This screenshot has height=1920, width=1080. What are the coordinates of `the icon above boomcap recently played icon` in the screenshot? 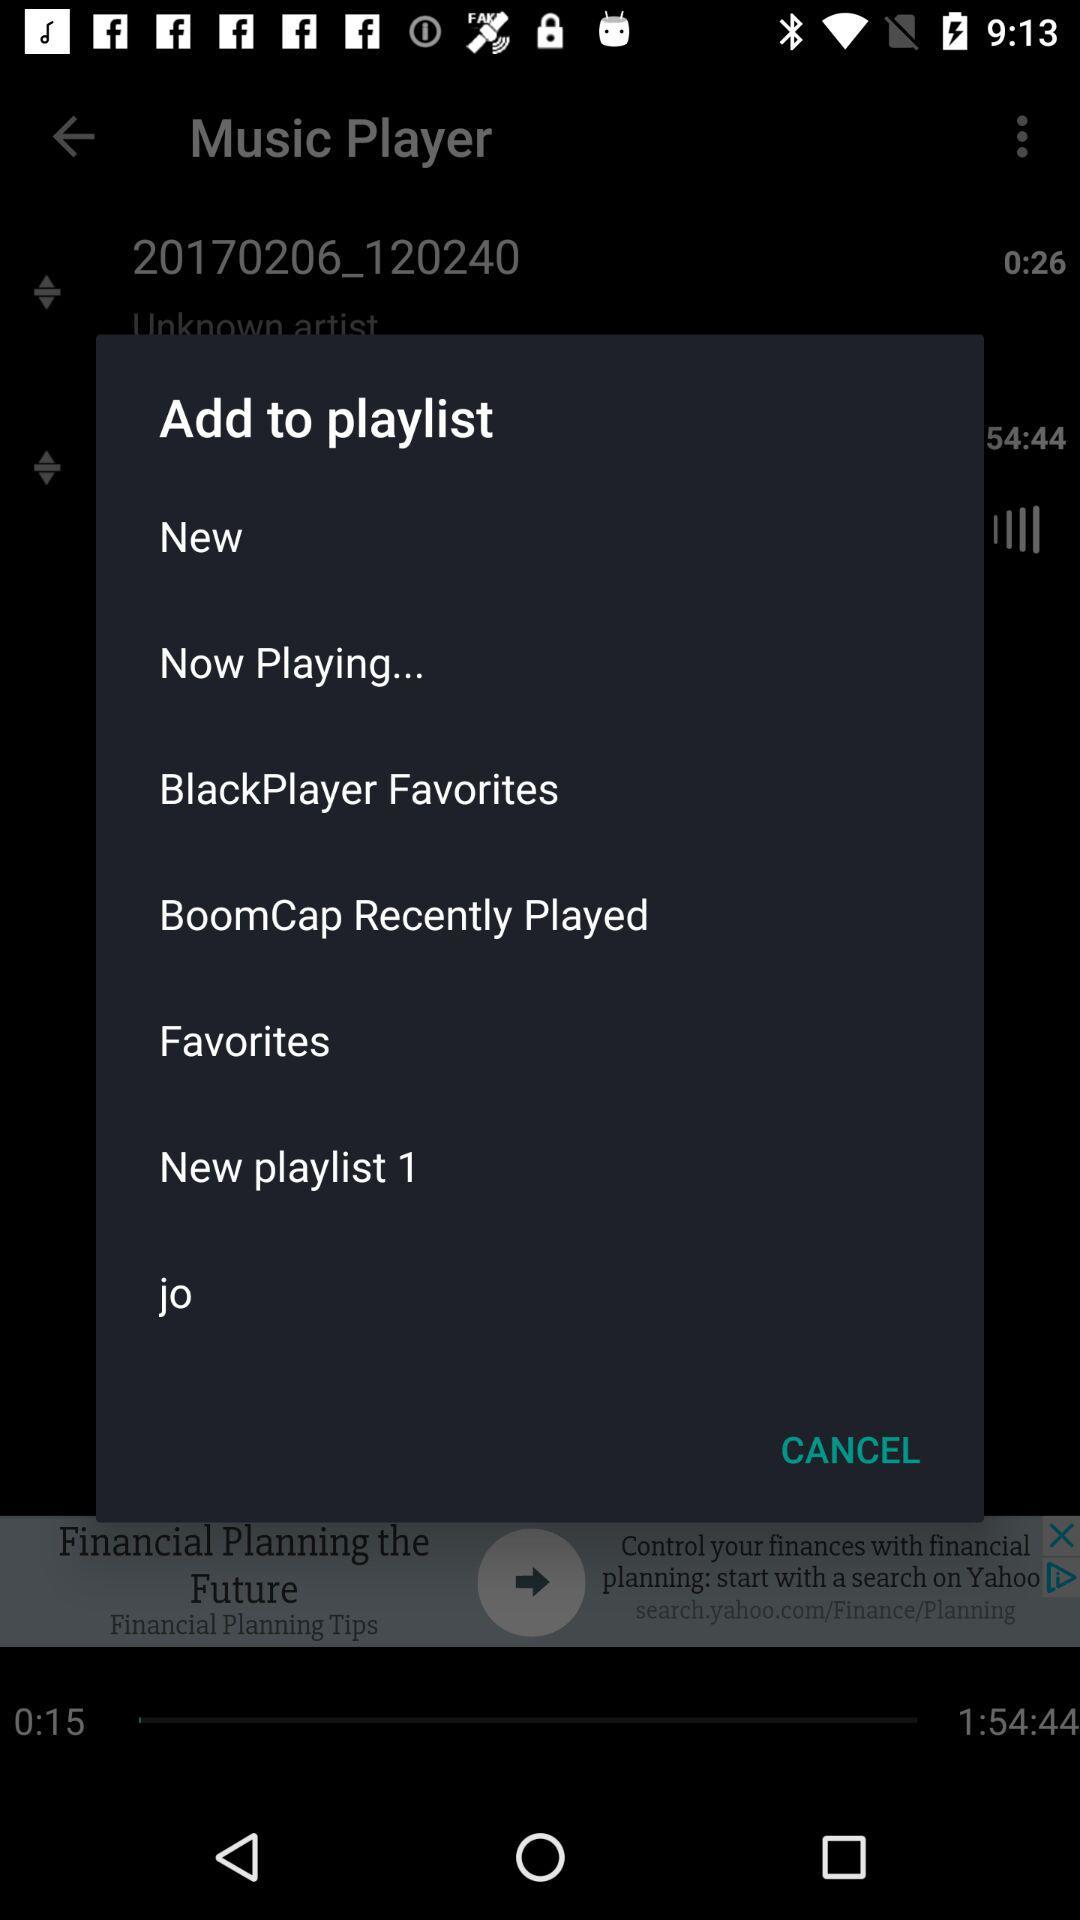 It's located at (540, 786).